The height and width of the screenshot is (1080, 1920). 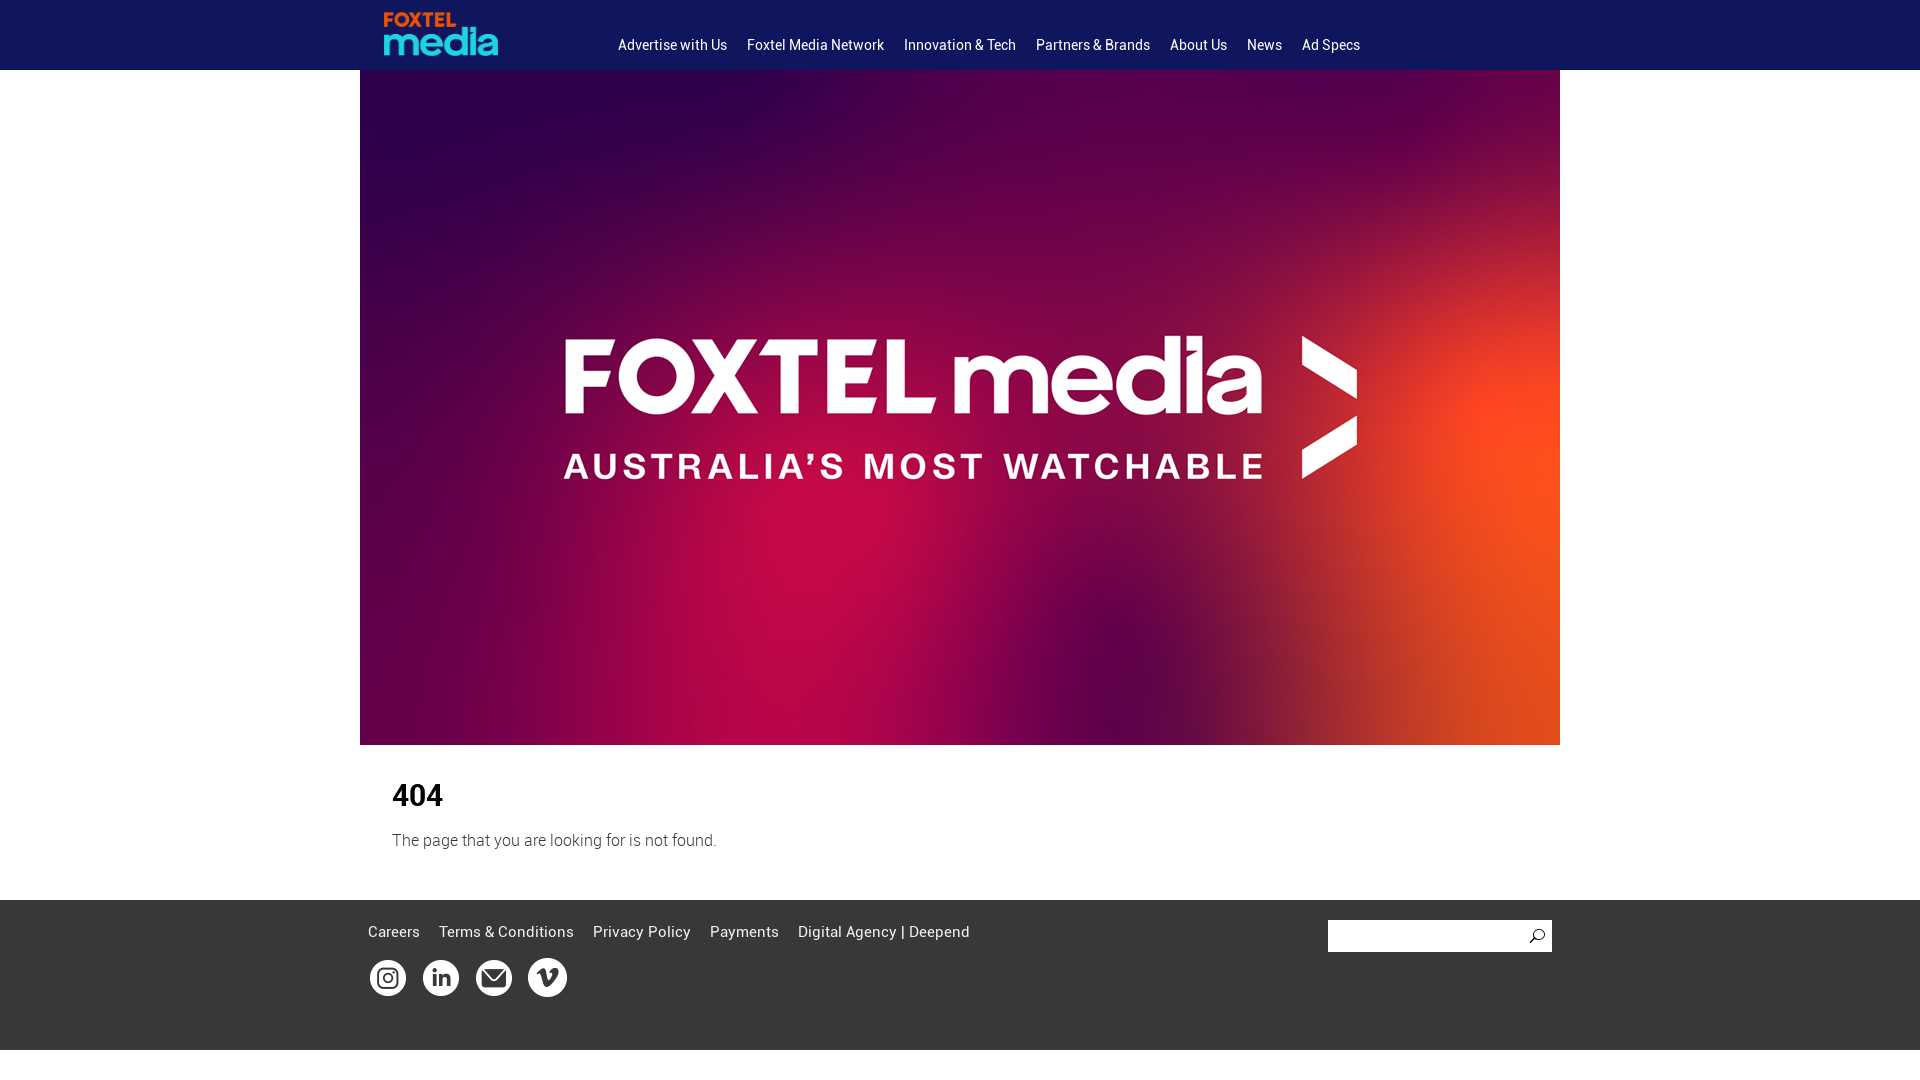 What do you see at coordinates (1330, 45) in the screenshot?
I see `'Ad Specs'` at bounding box center [1330, 45].